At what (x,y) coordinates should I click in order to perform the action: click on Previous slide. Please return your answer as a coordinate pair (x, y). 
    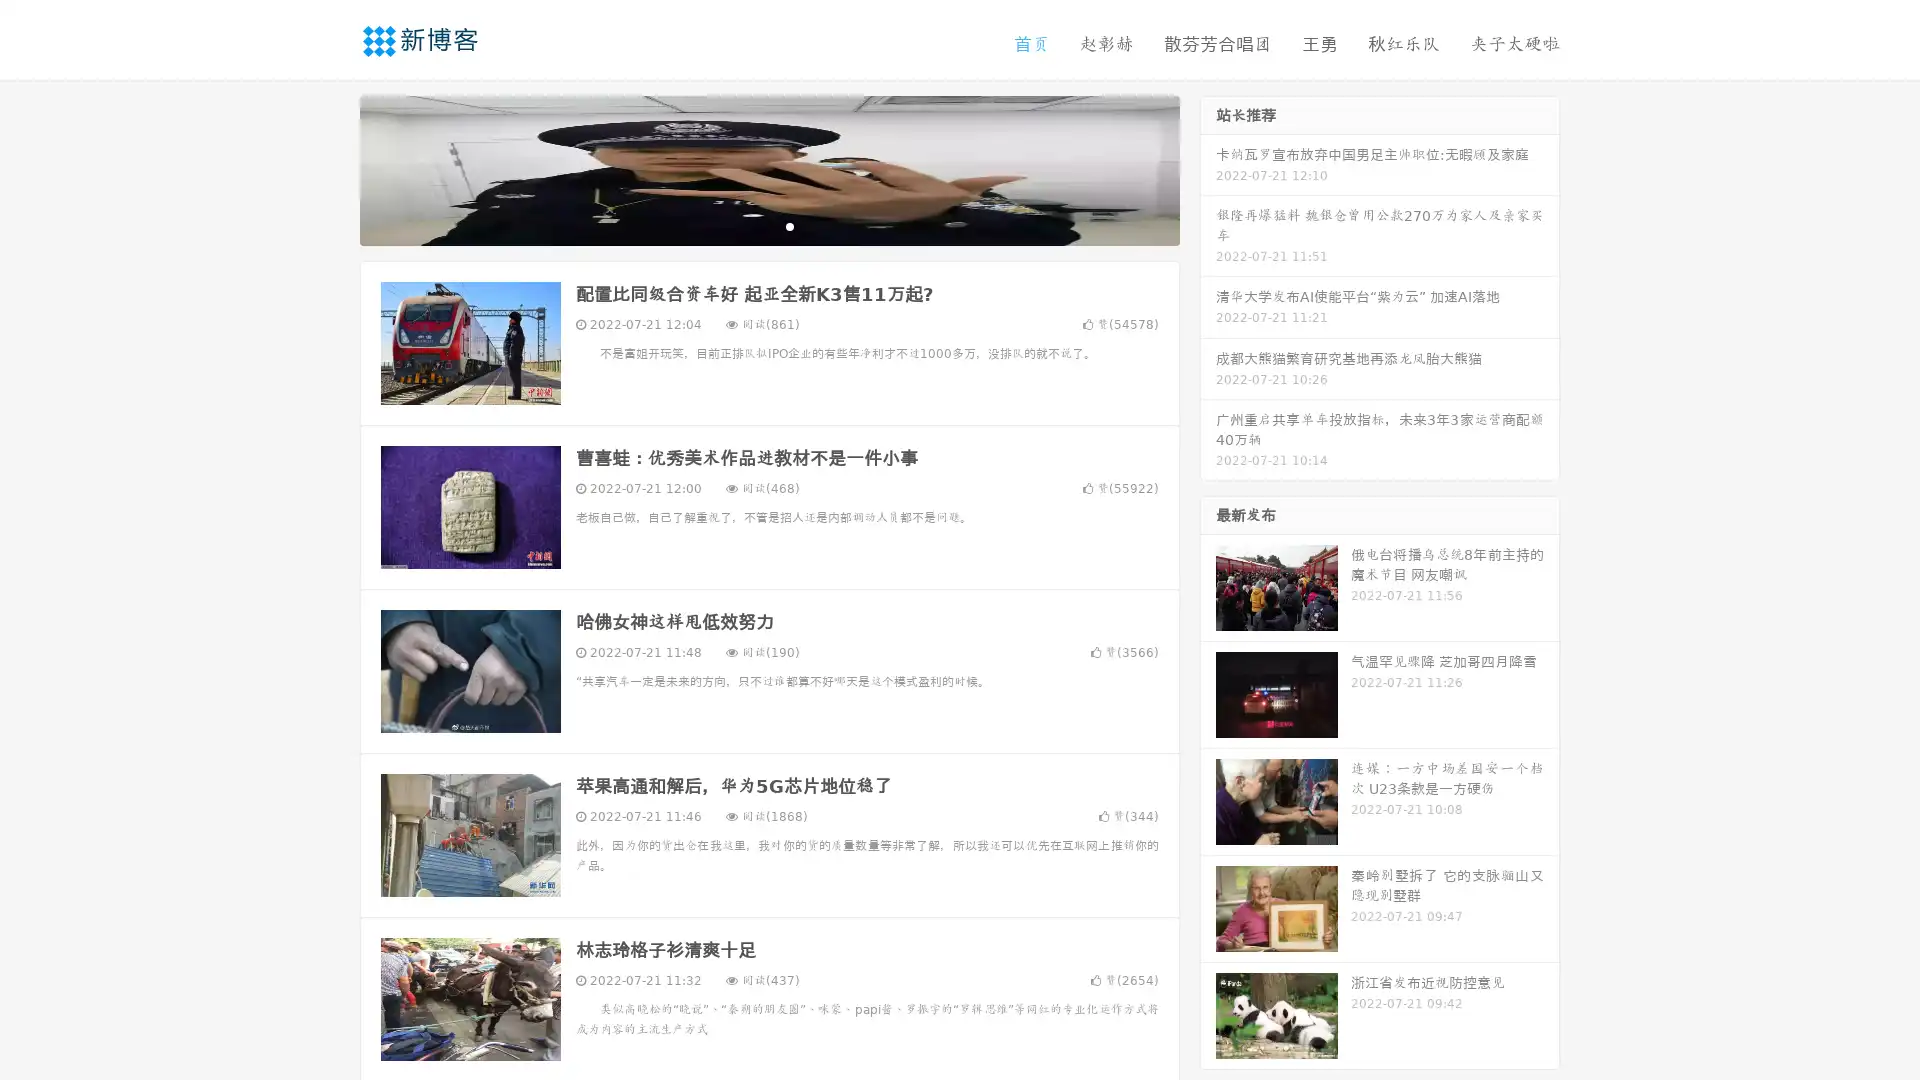
    Looking at the image, I should click on (330, 168).